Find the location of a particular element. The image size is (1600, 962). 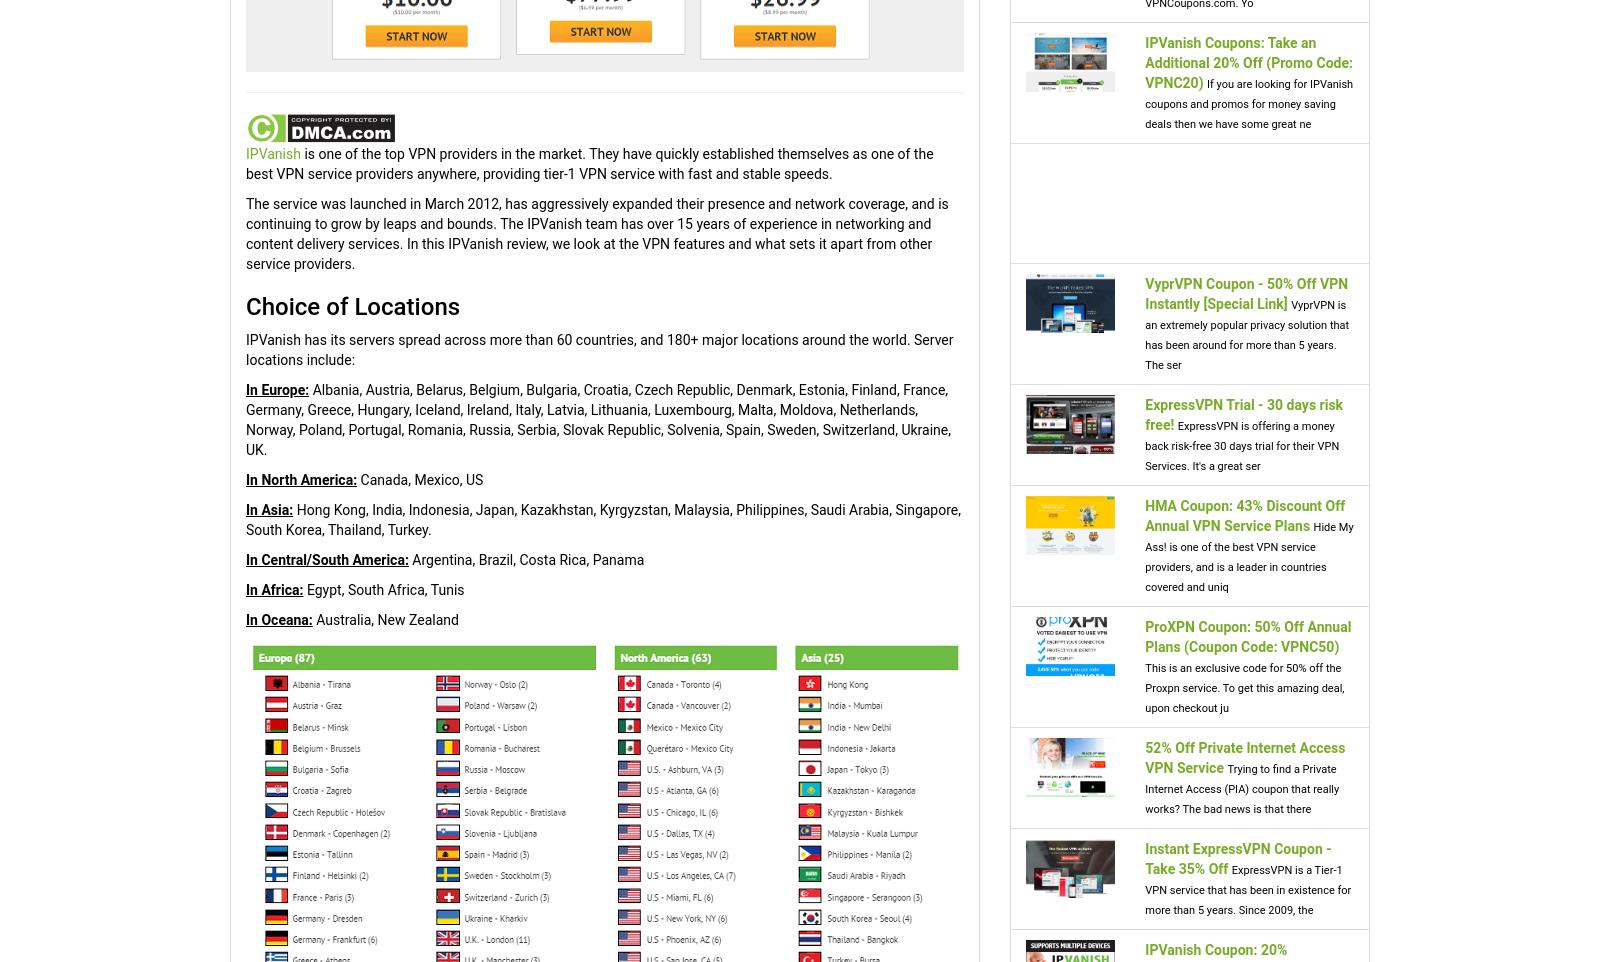

'In Central/South America:' is located at coordinates (327, 559).